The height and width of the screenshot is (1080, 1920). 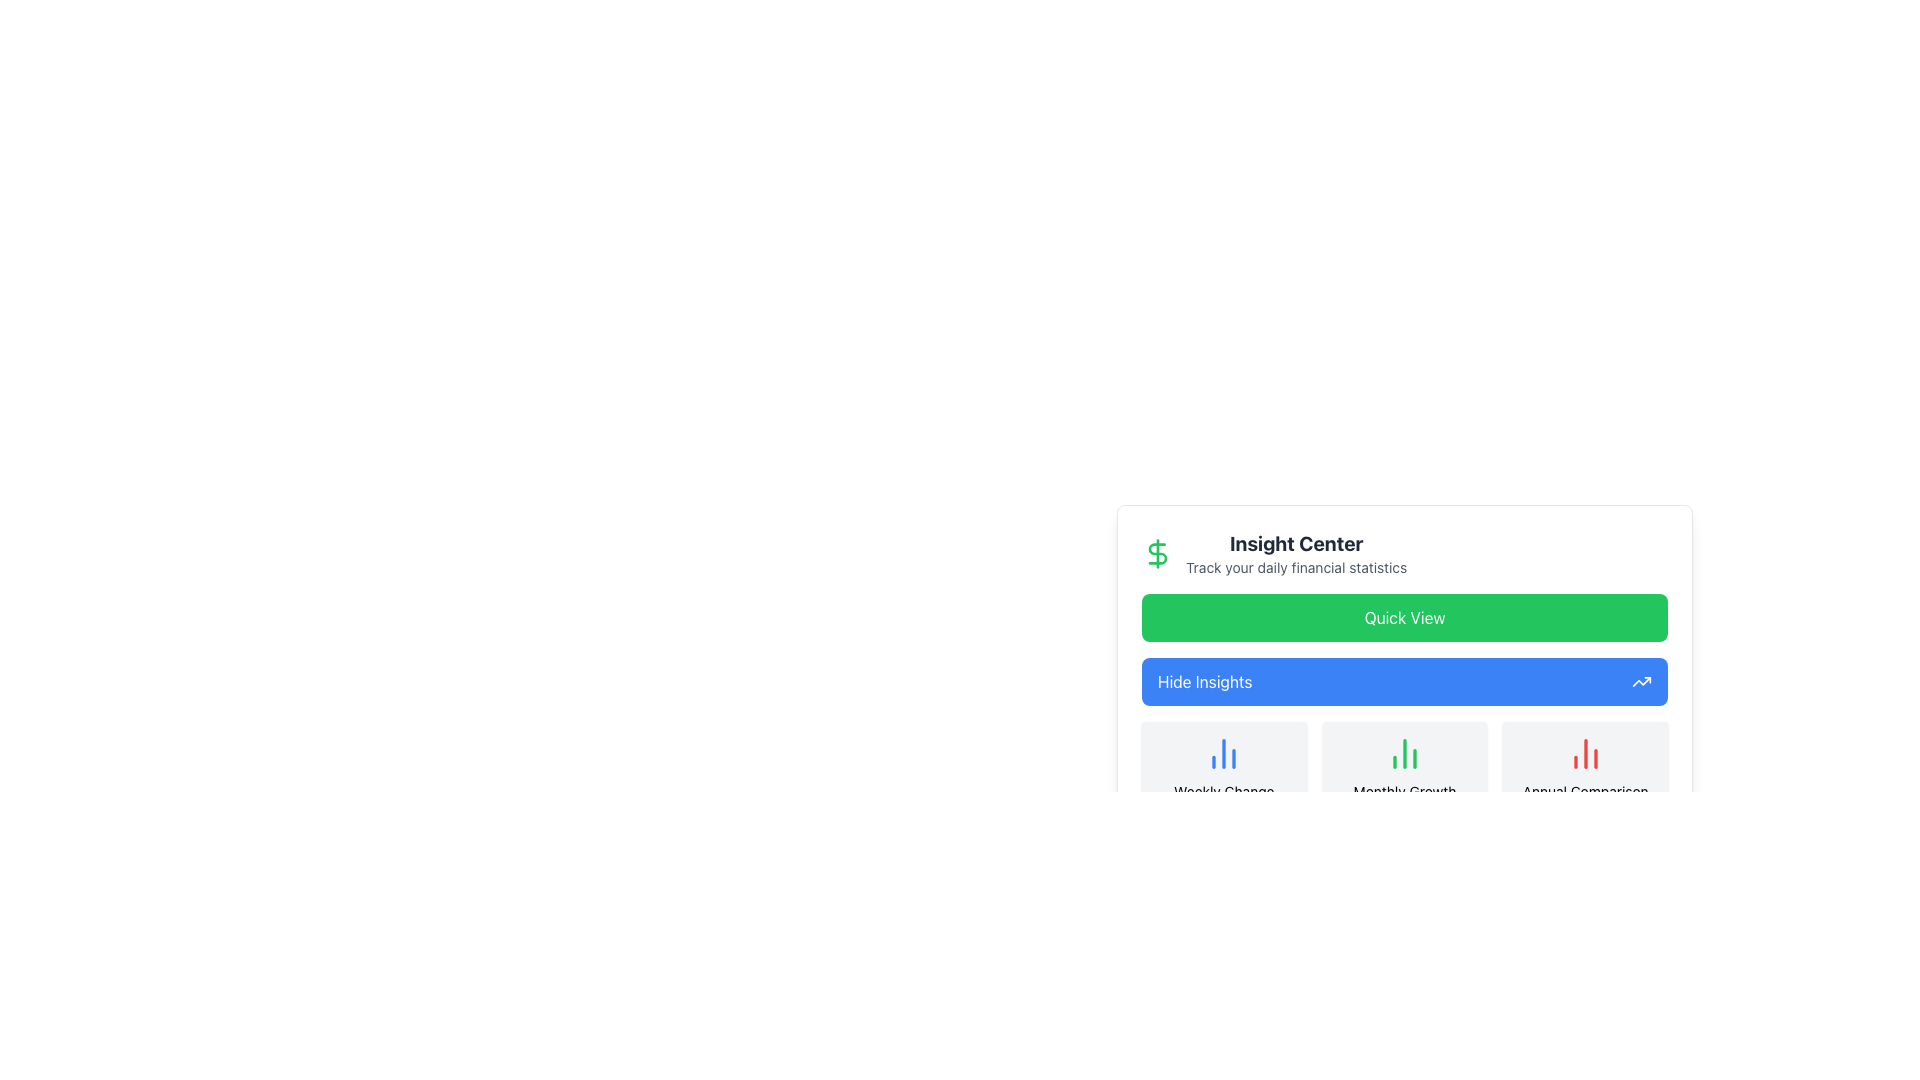 I want to click on the third Informative card displaying the annual financial comparison summary, located at the bottom-right of the interface, so click(x=1584, y=782).